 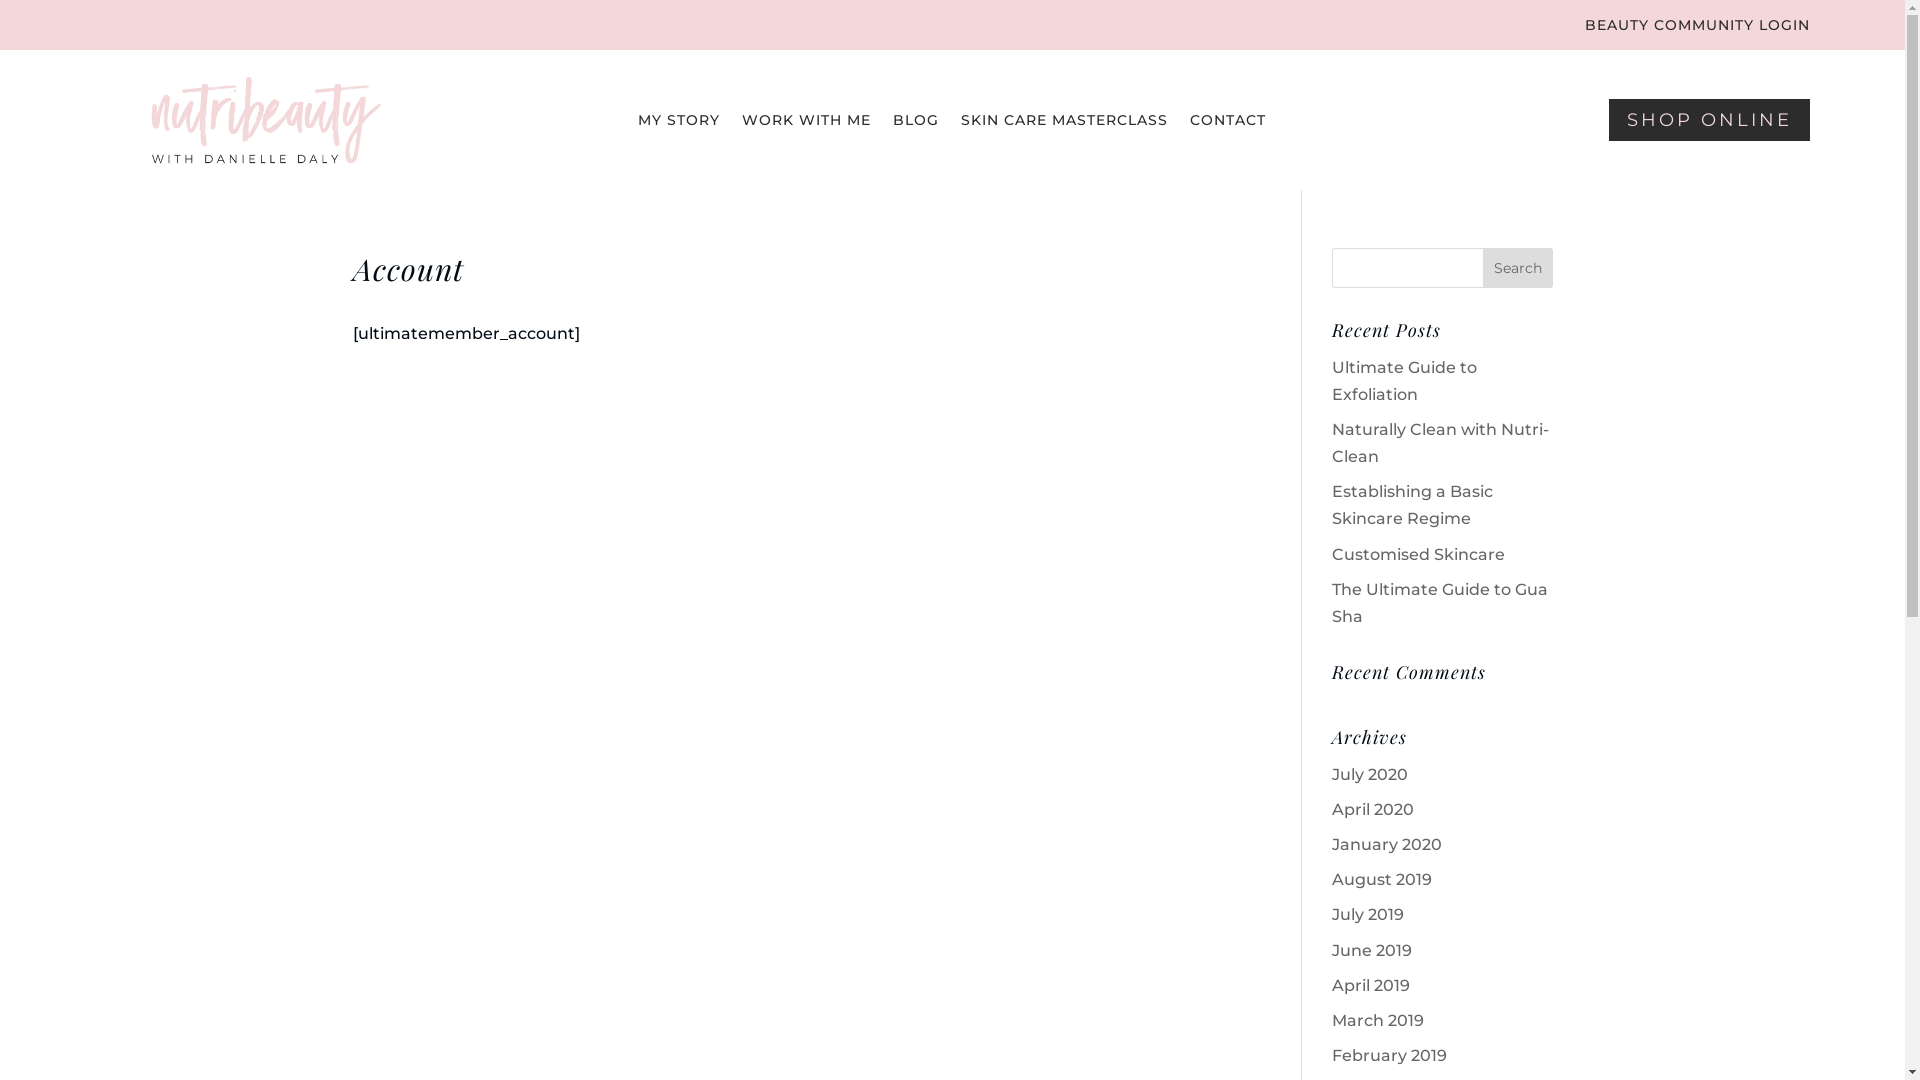 I want to click on 'January 2020', so click(x=1331, y=844).